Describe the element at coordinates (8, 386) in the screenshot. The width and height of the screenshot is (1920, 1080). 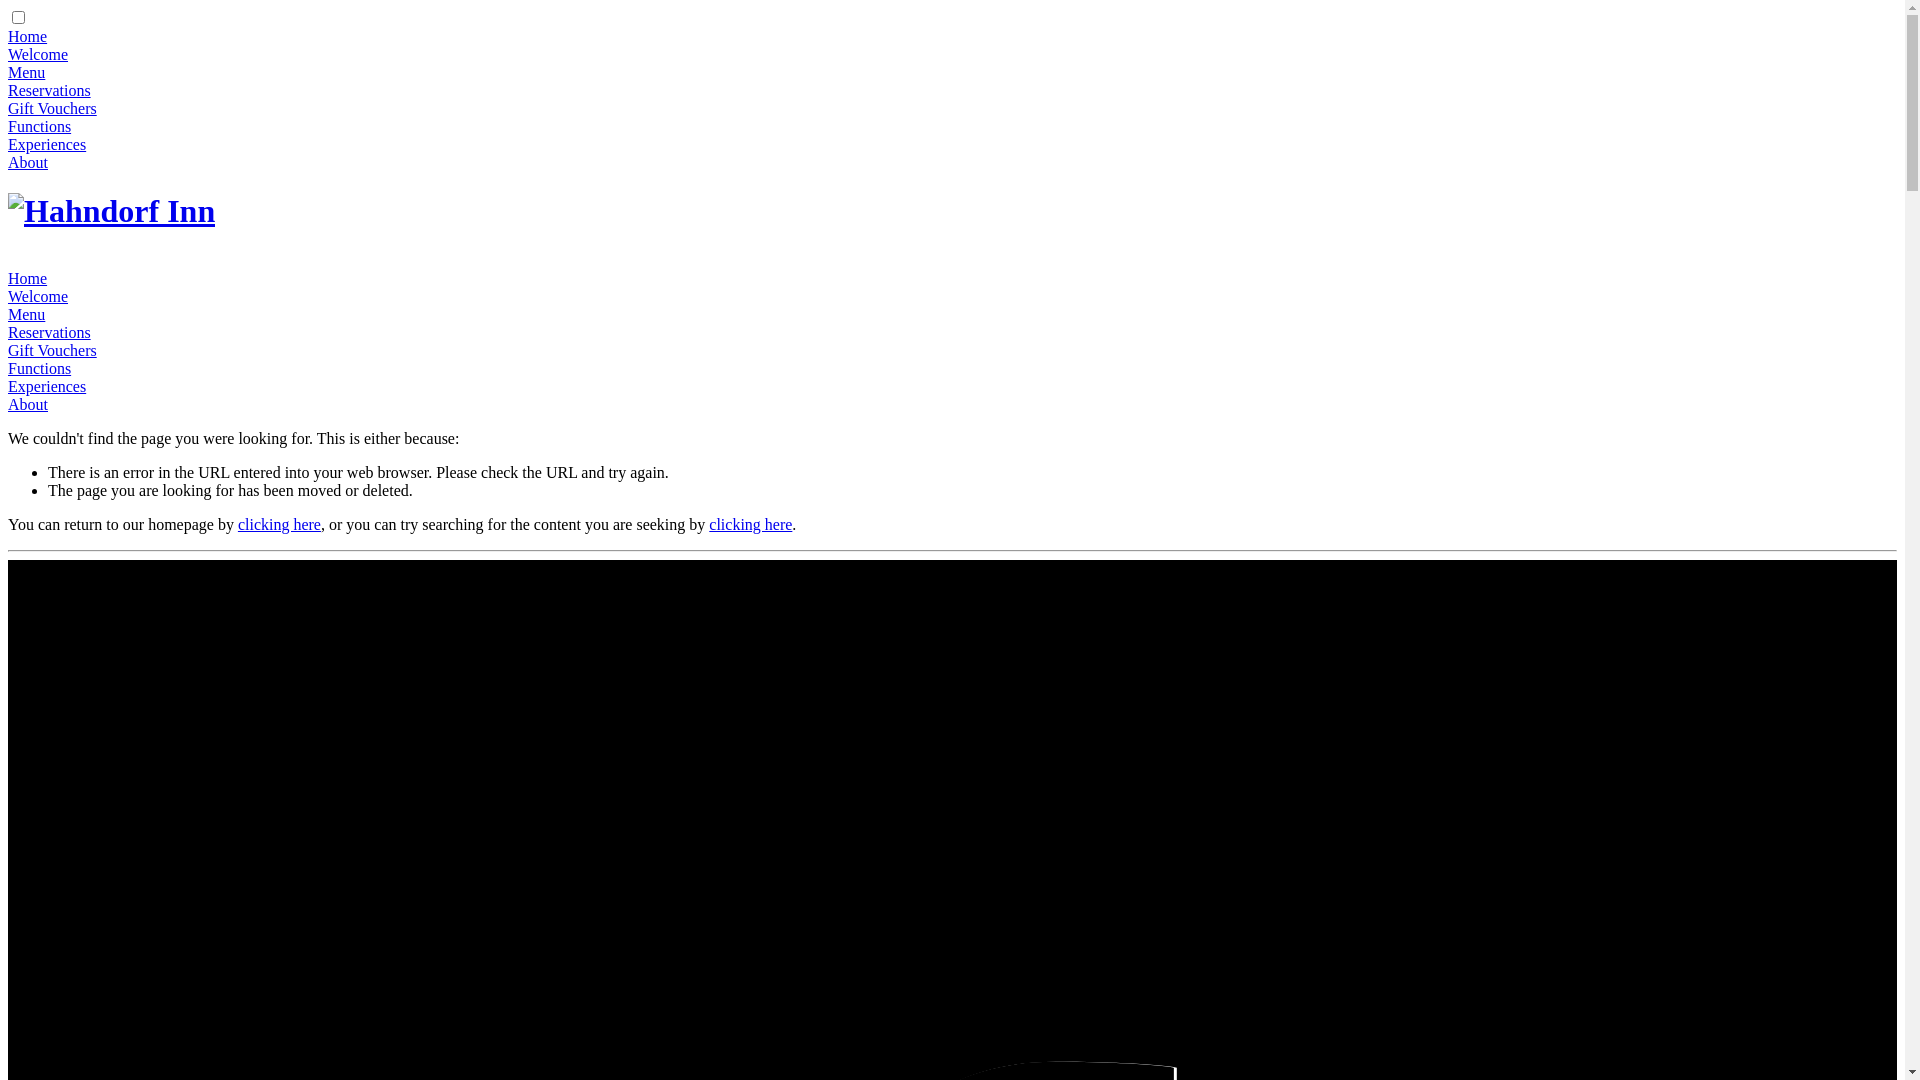
I see `'Experiences'` at that location.